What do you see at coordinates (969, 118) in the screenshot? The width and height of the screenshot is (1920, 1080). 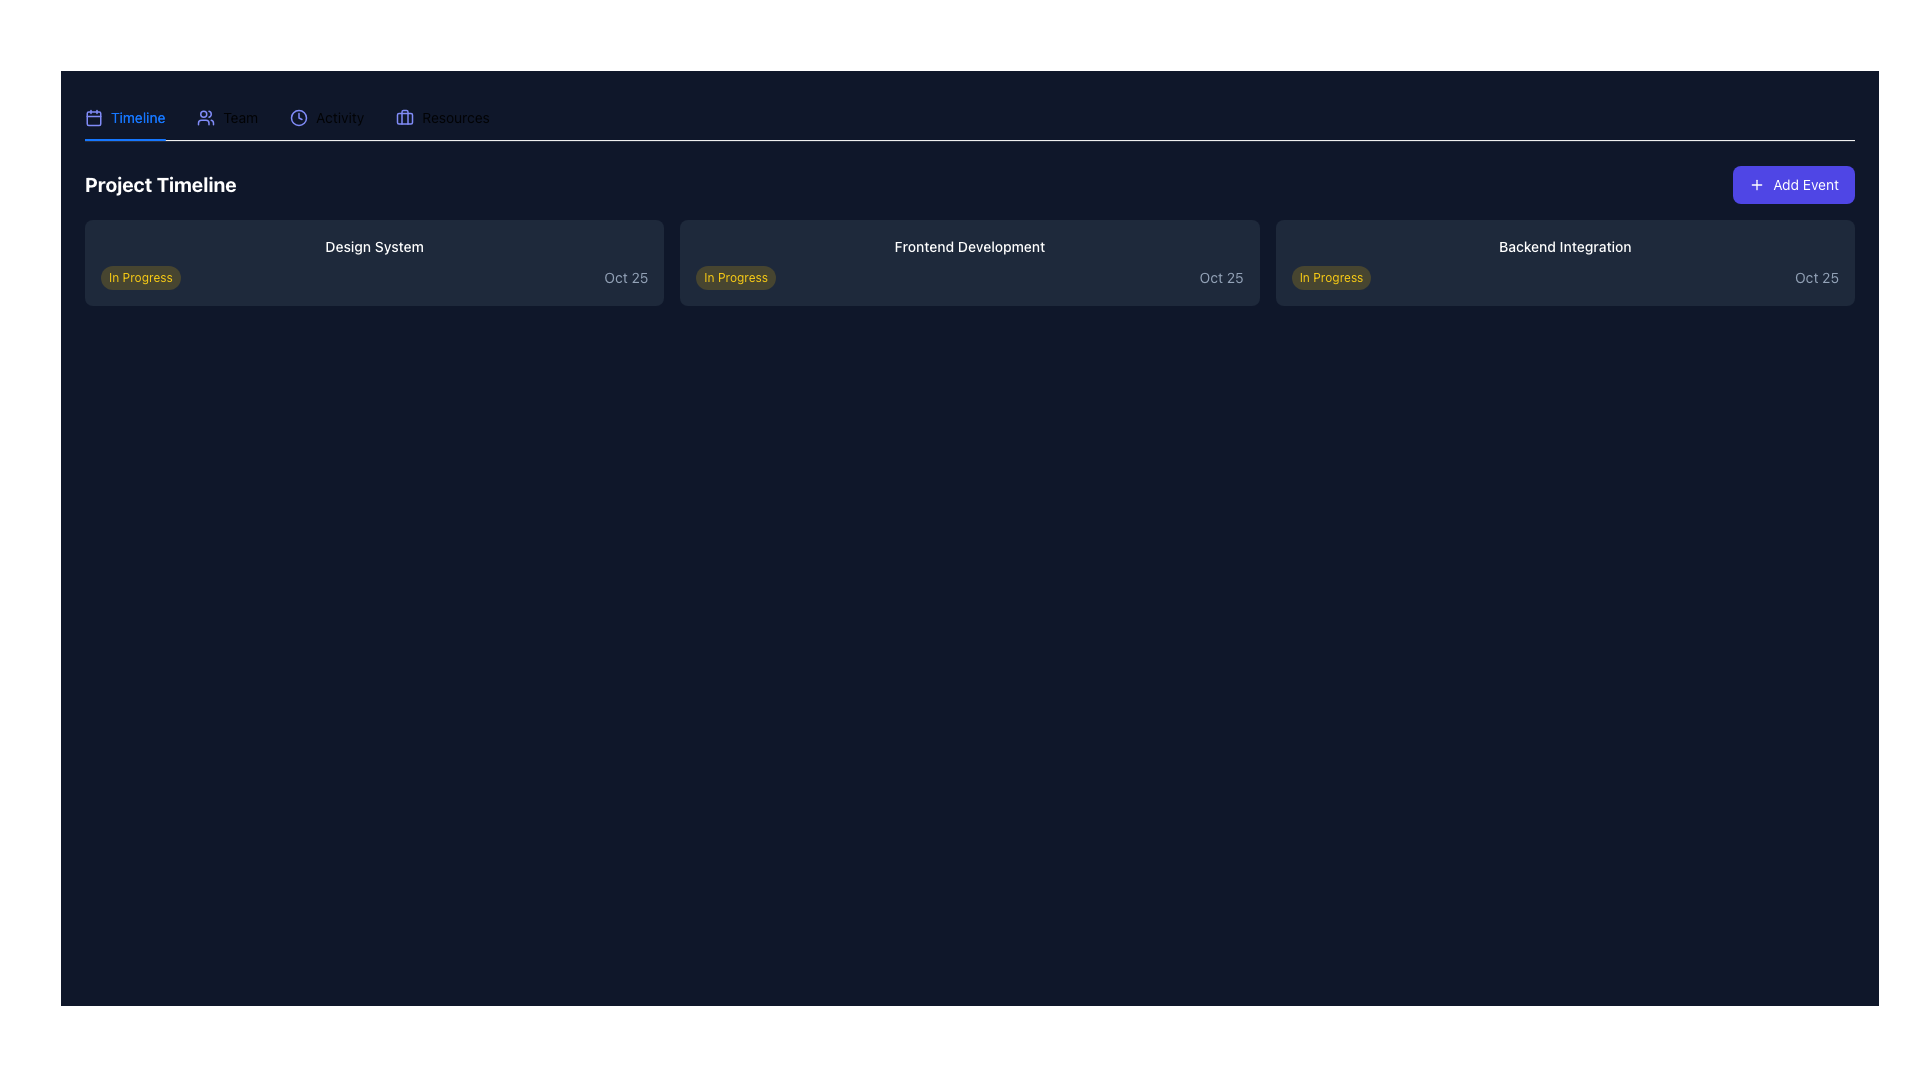 I see `the Tablist navigation bar at the top of the interface` at bounding box center [969, 118].